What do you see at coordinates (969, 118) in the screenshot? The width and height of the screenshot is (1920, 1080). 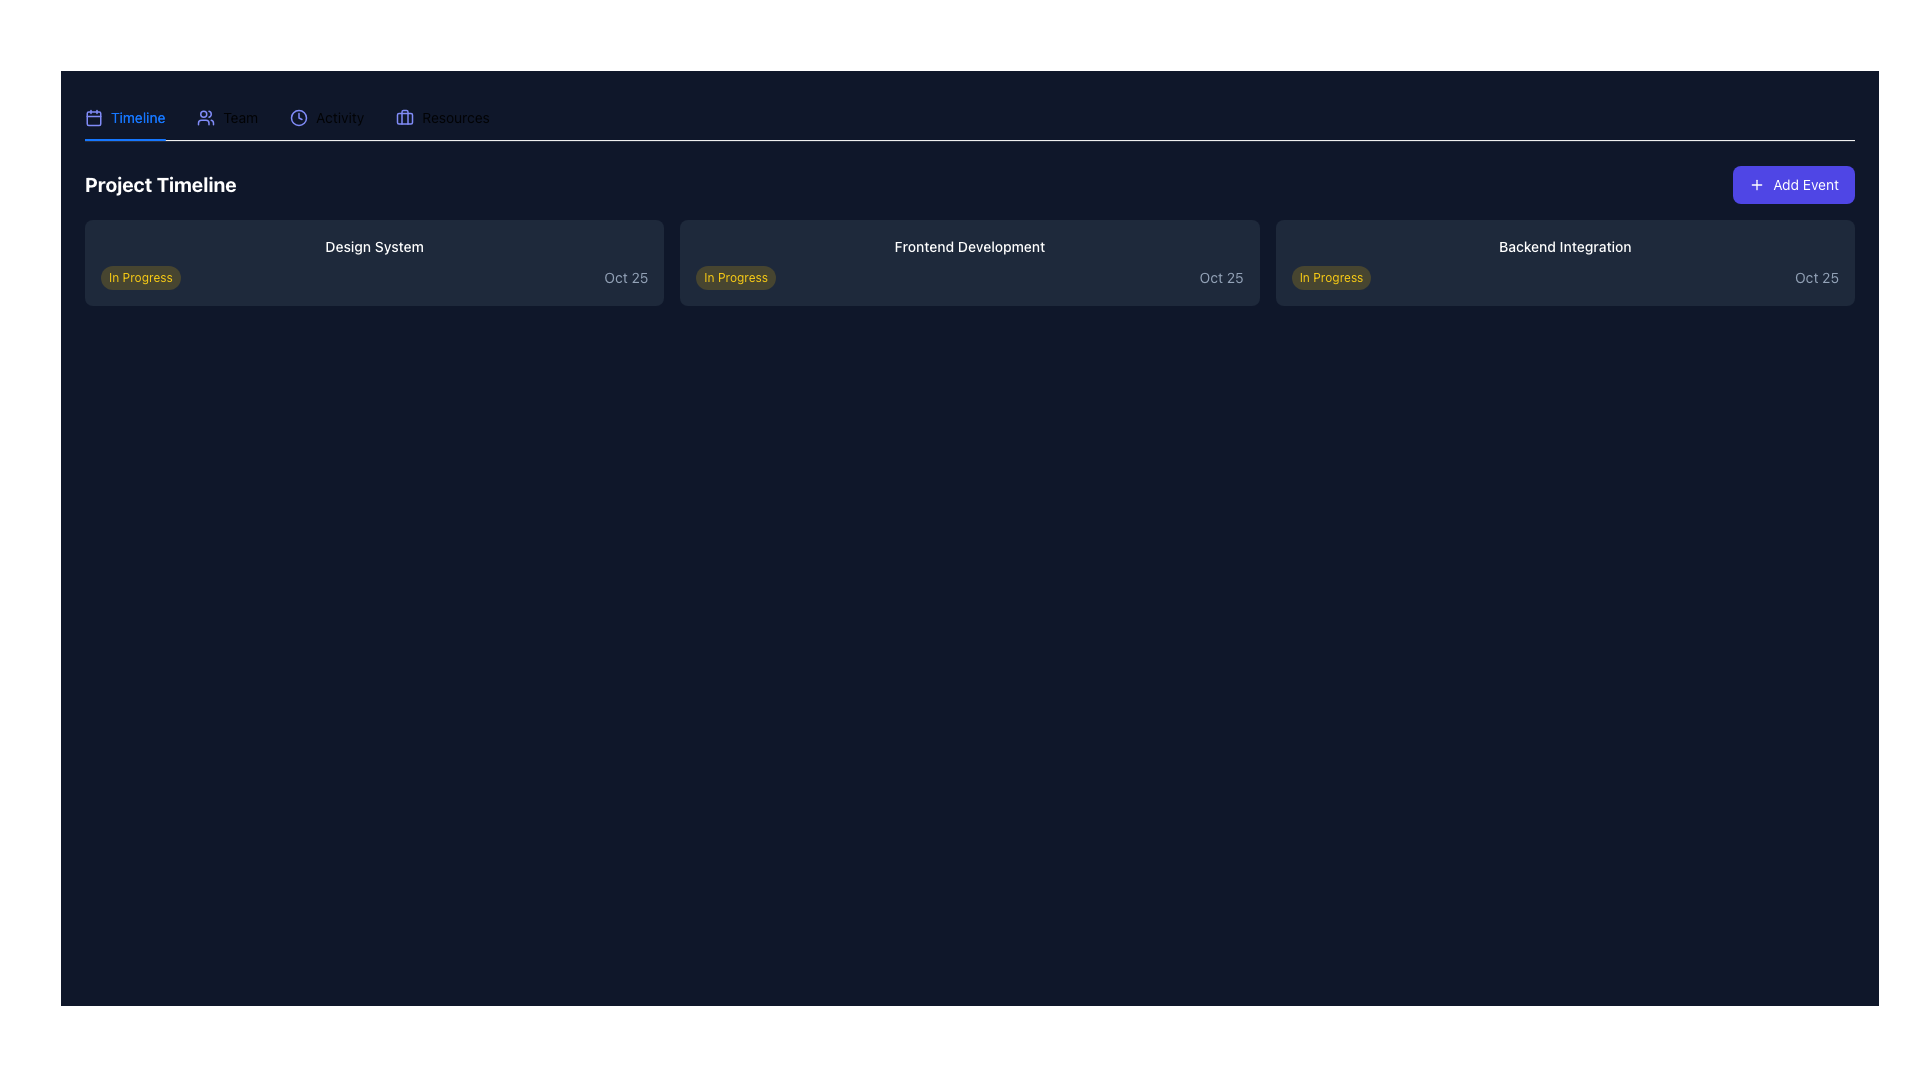 I see `the Tablist navigation bar at the top of the interface` at bounding box center [969, 118].